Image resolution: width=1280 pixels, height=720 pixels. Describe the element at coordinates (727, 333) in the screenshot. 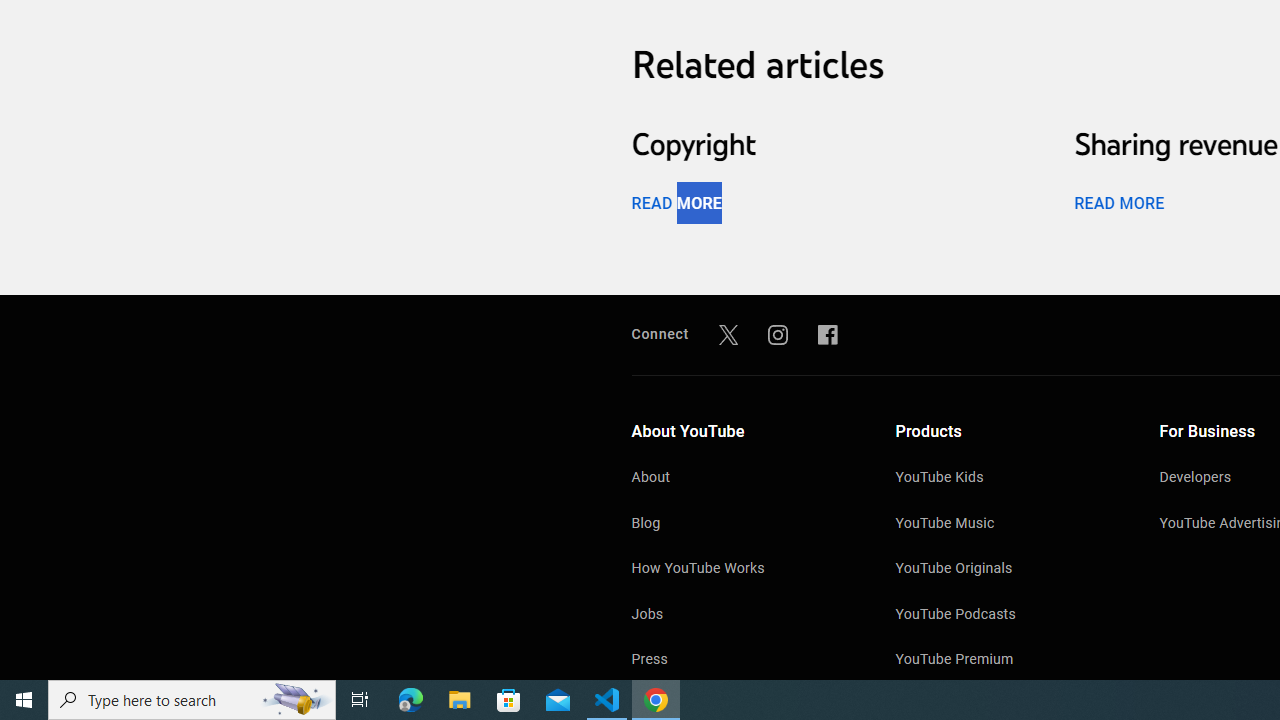

I see `'Twitter'` at that location.